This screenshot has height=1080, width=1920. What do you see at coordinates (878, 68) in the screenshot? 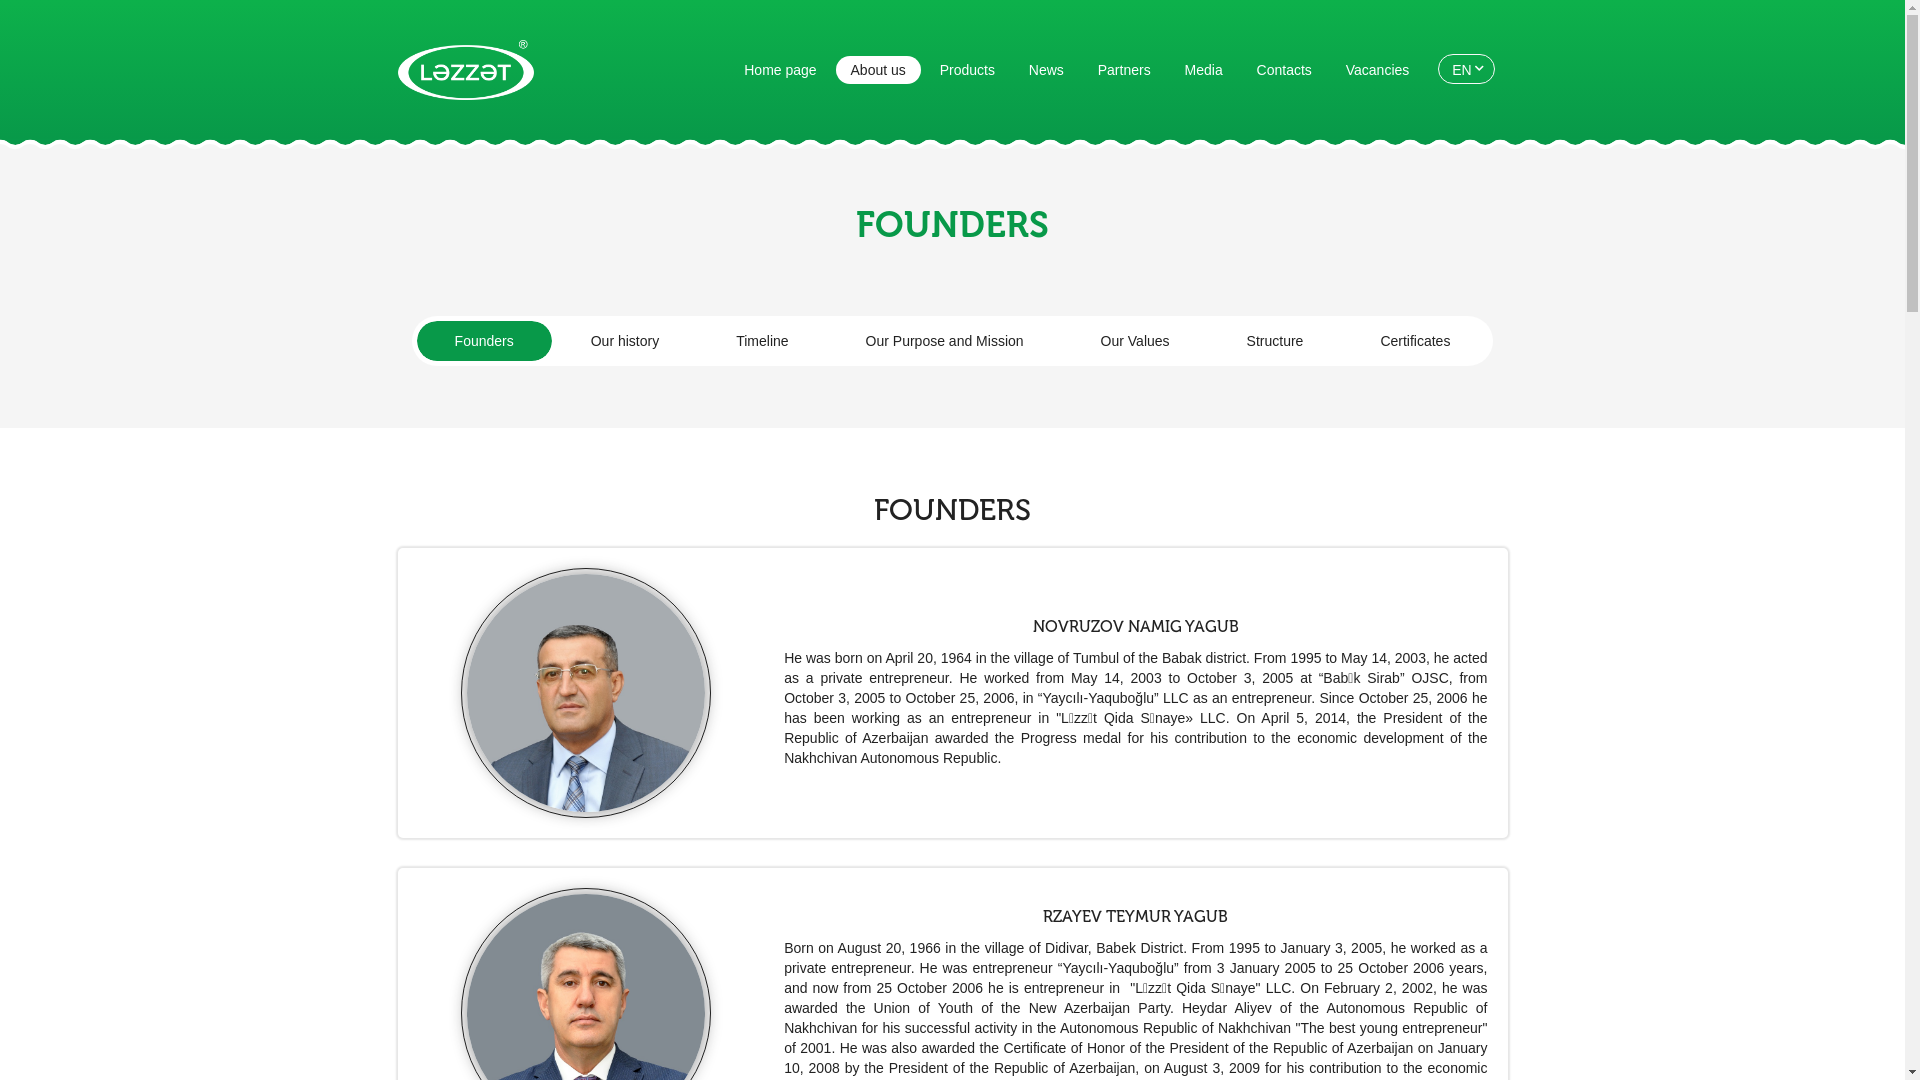
I see `'About us'` at bounding box center [878, 68].